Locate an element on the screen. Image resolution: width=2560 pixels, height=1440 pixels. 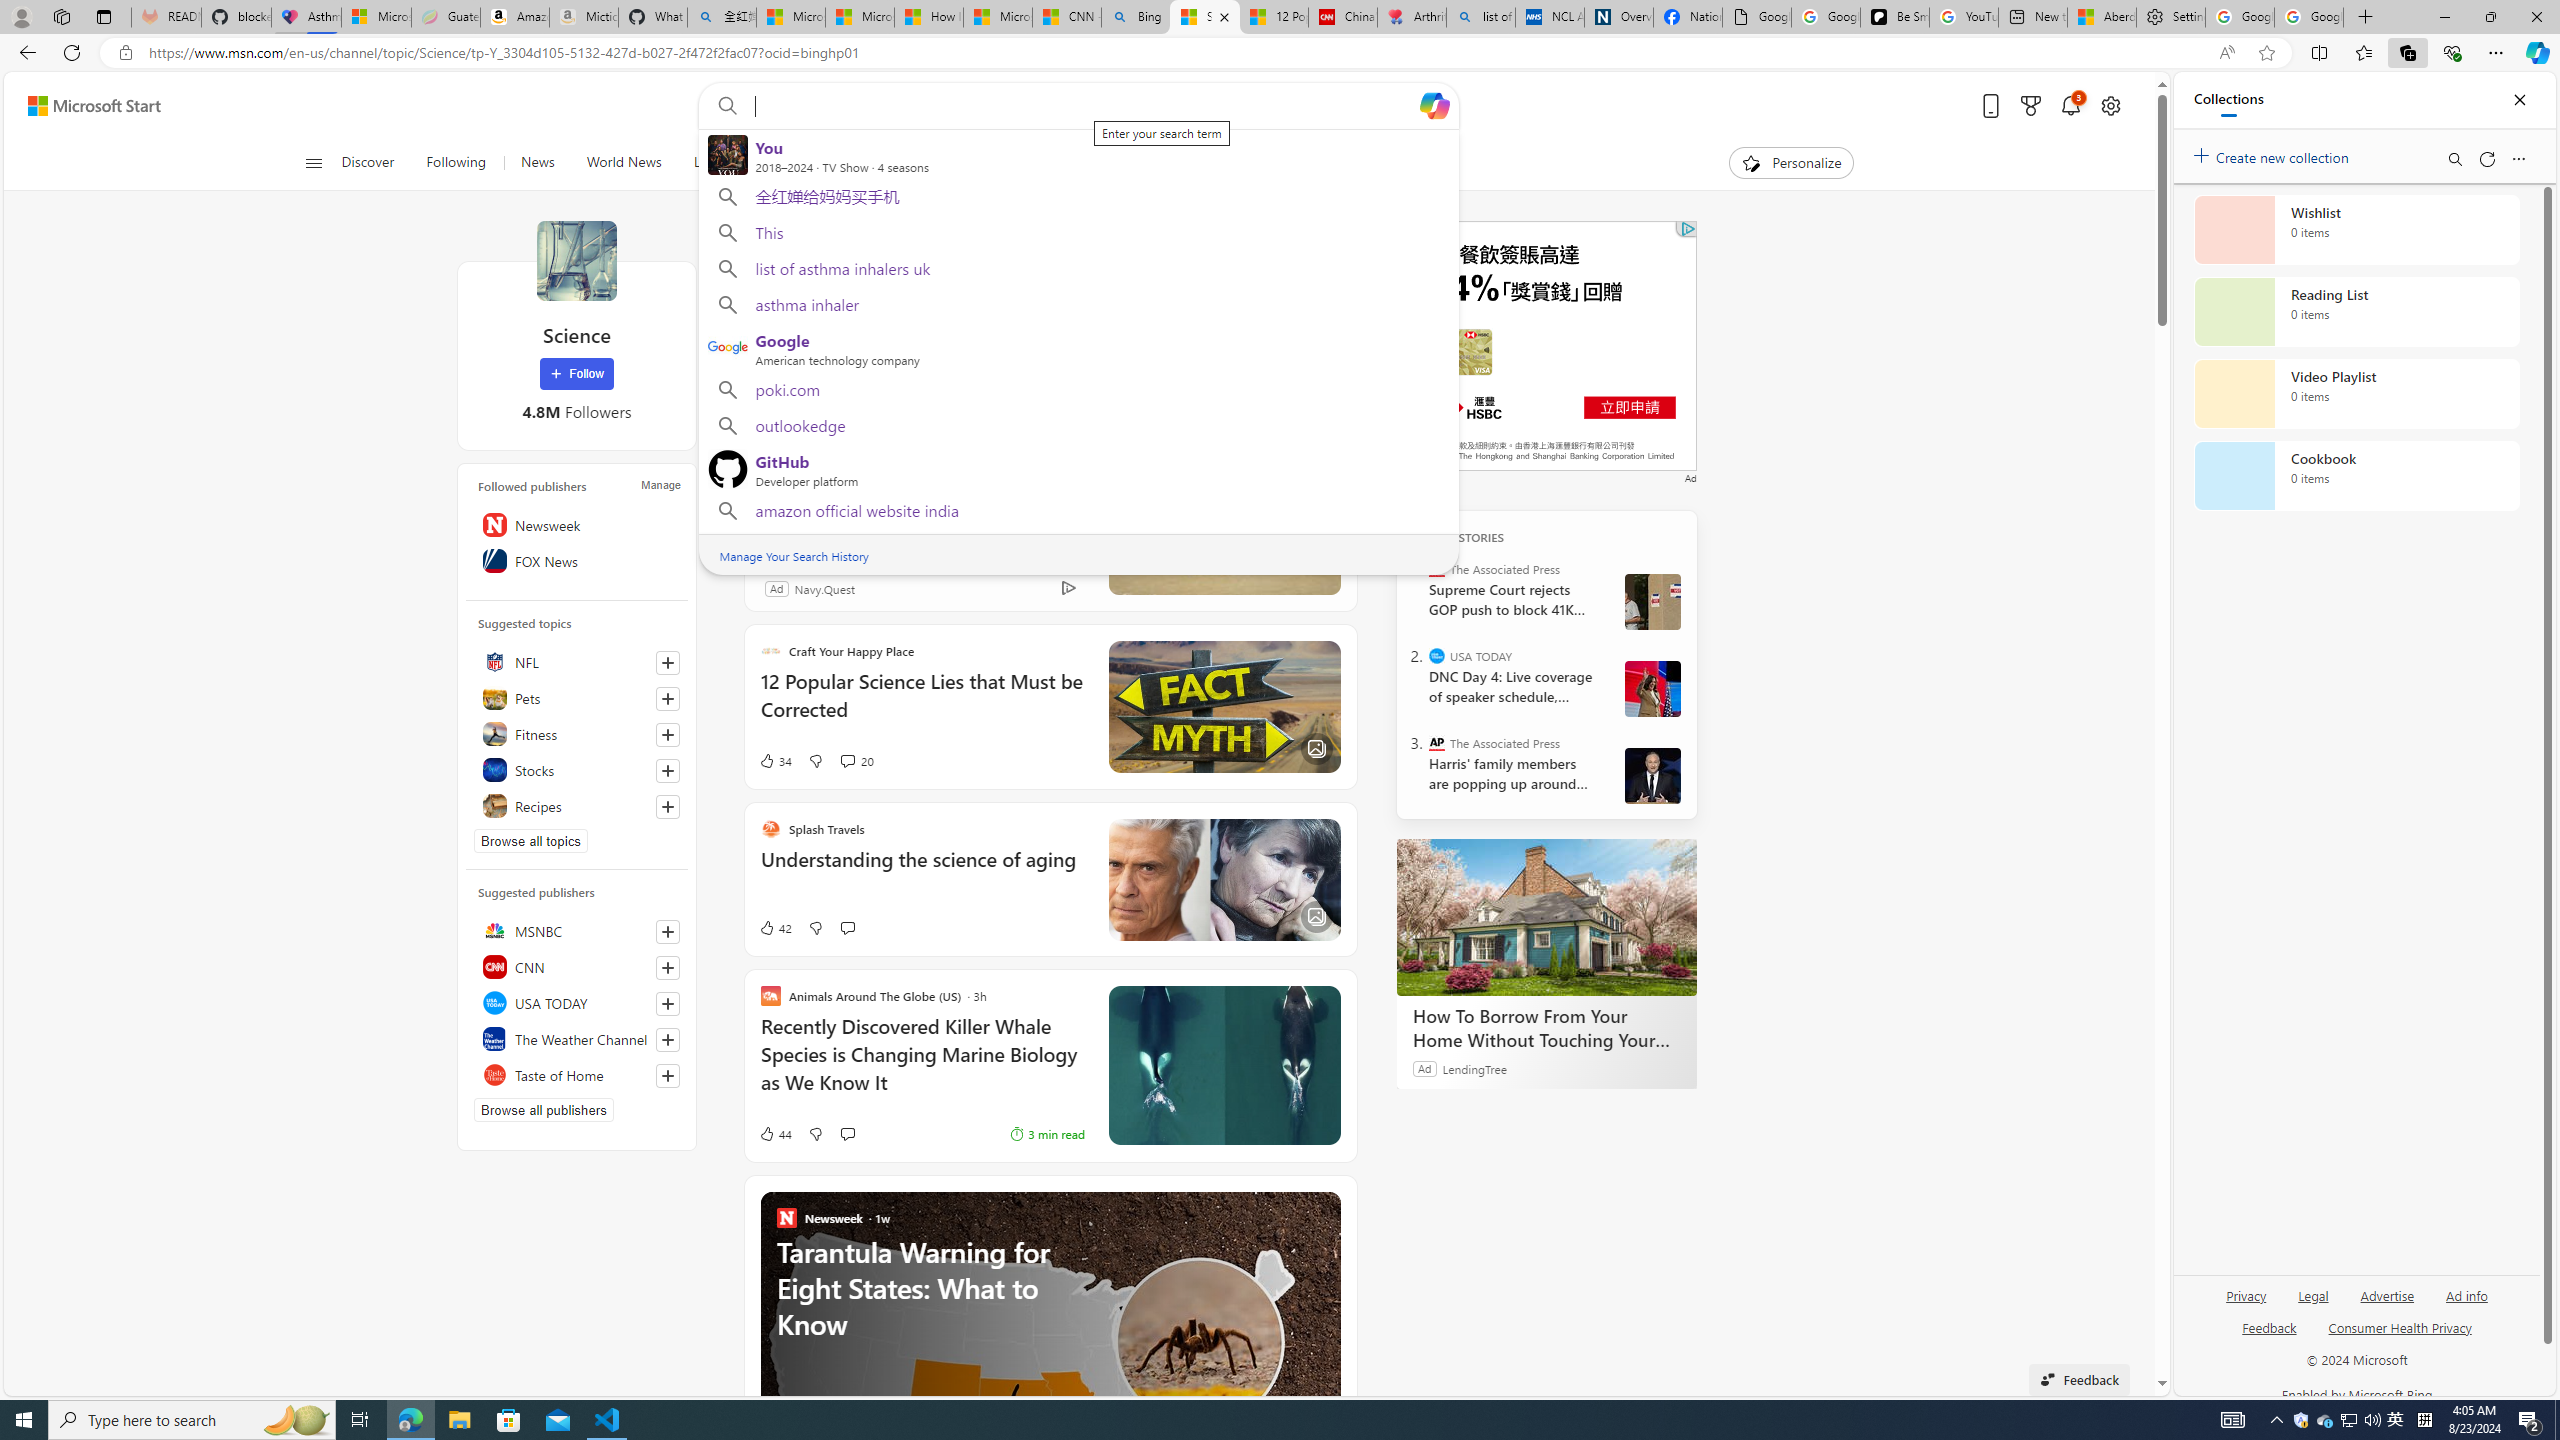
'How I Got Rid of Microsoft Edge' is located at coordinates (929, 16).